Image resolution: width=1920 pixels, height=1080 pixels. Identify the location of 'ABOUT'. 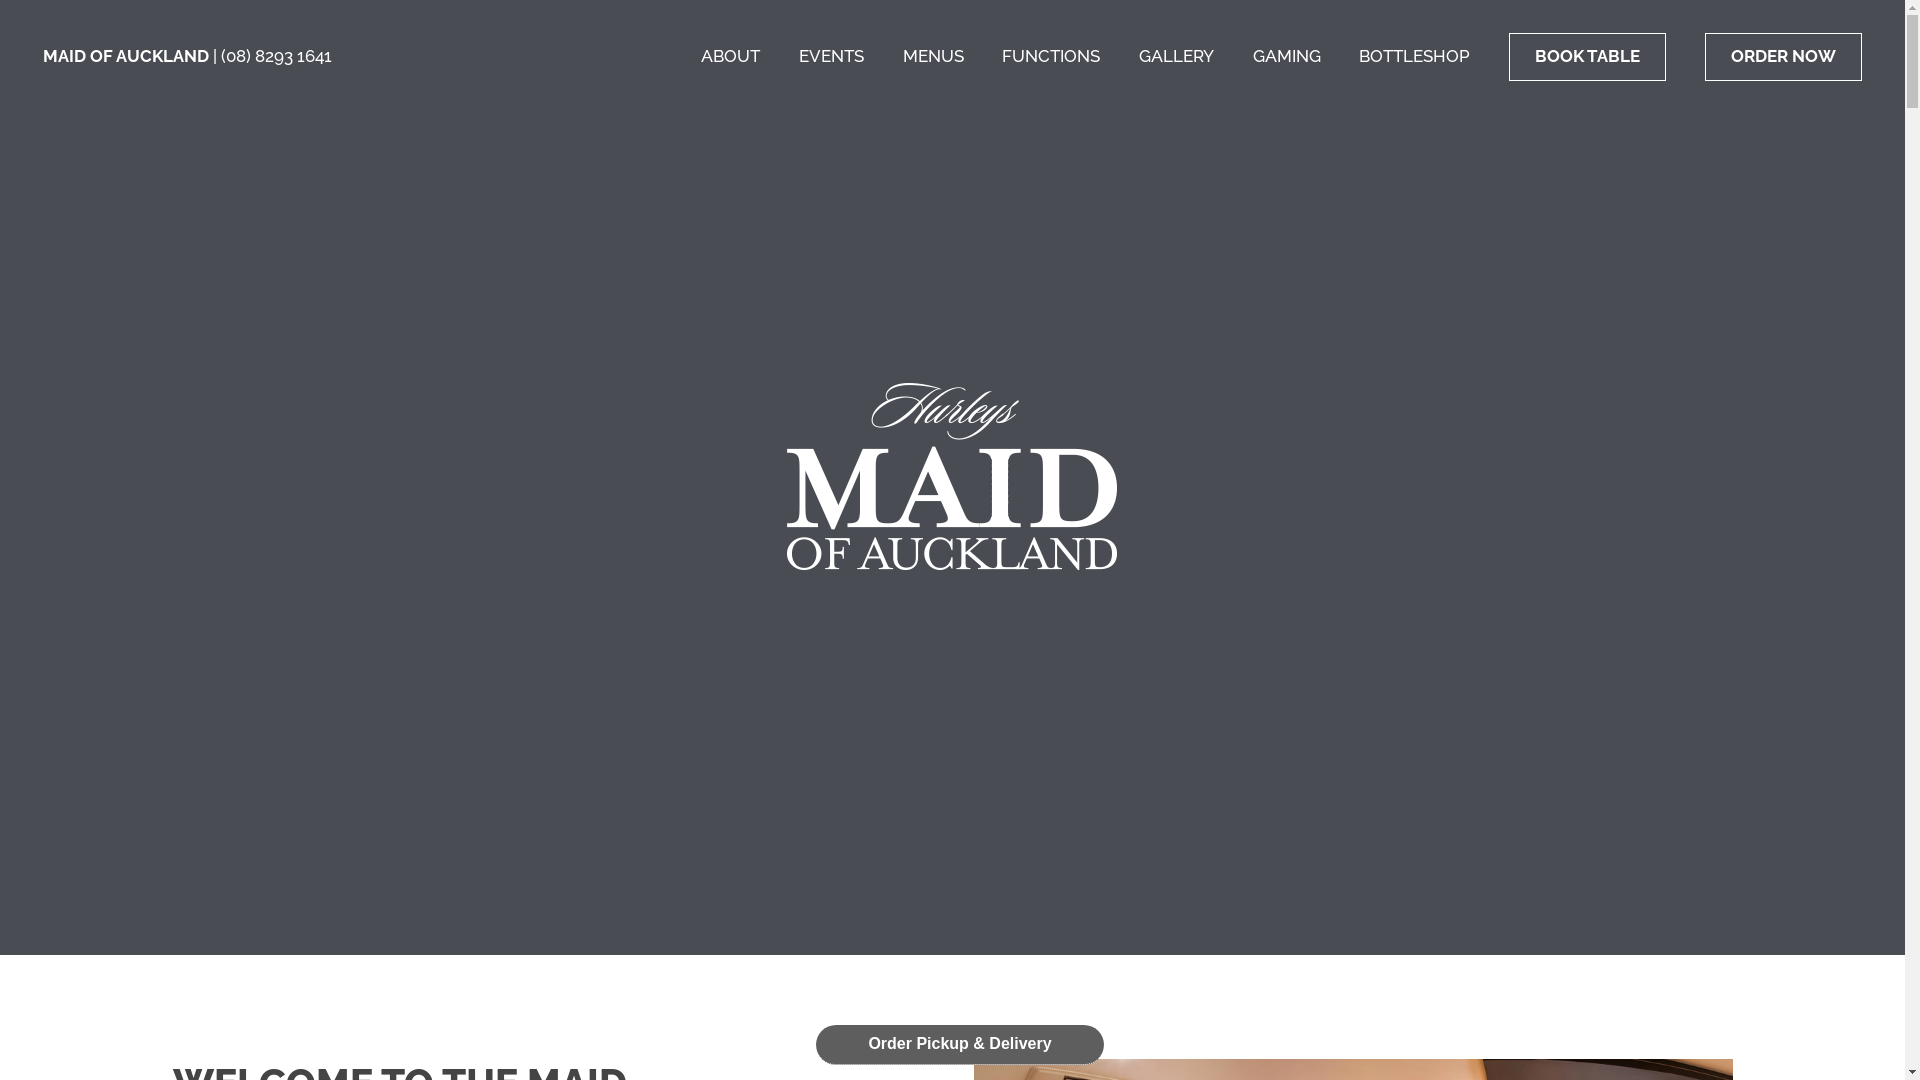
(729, 55).